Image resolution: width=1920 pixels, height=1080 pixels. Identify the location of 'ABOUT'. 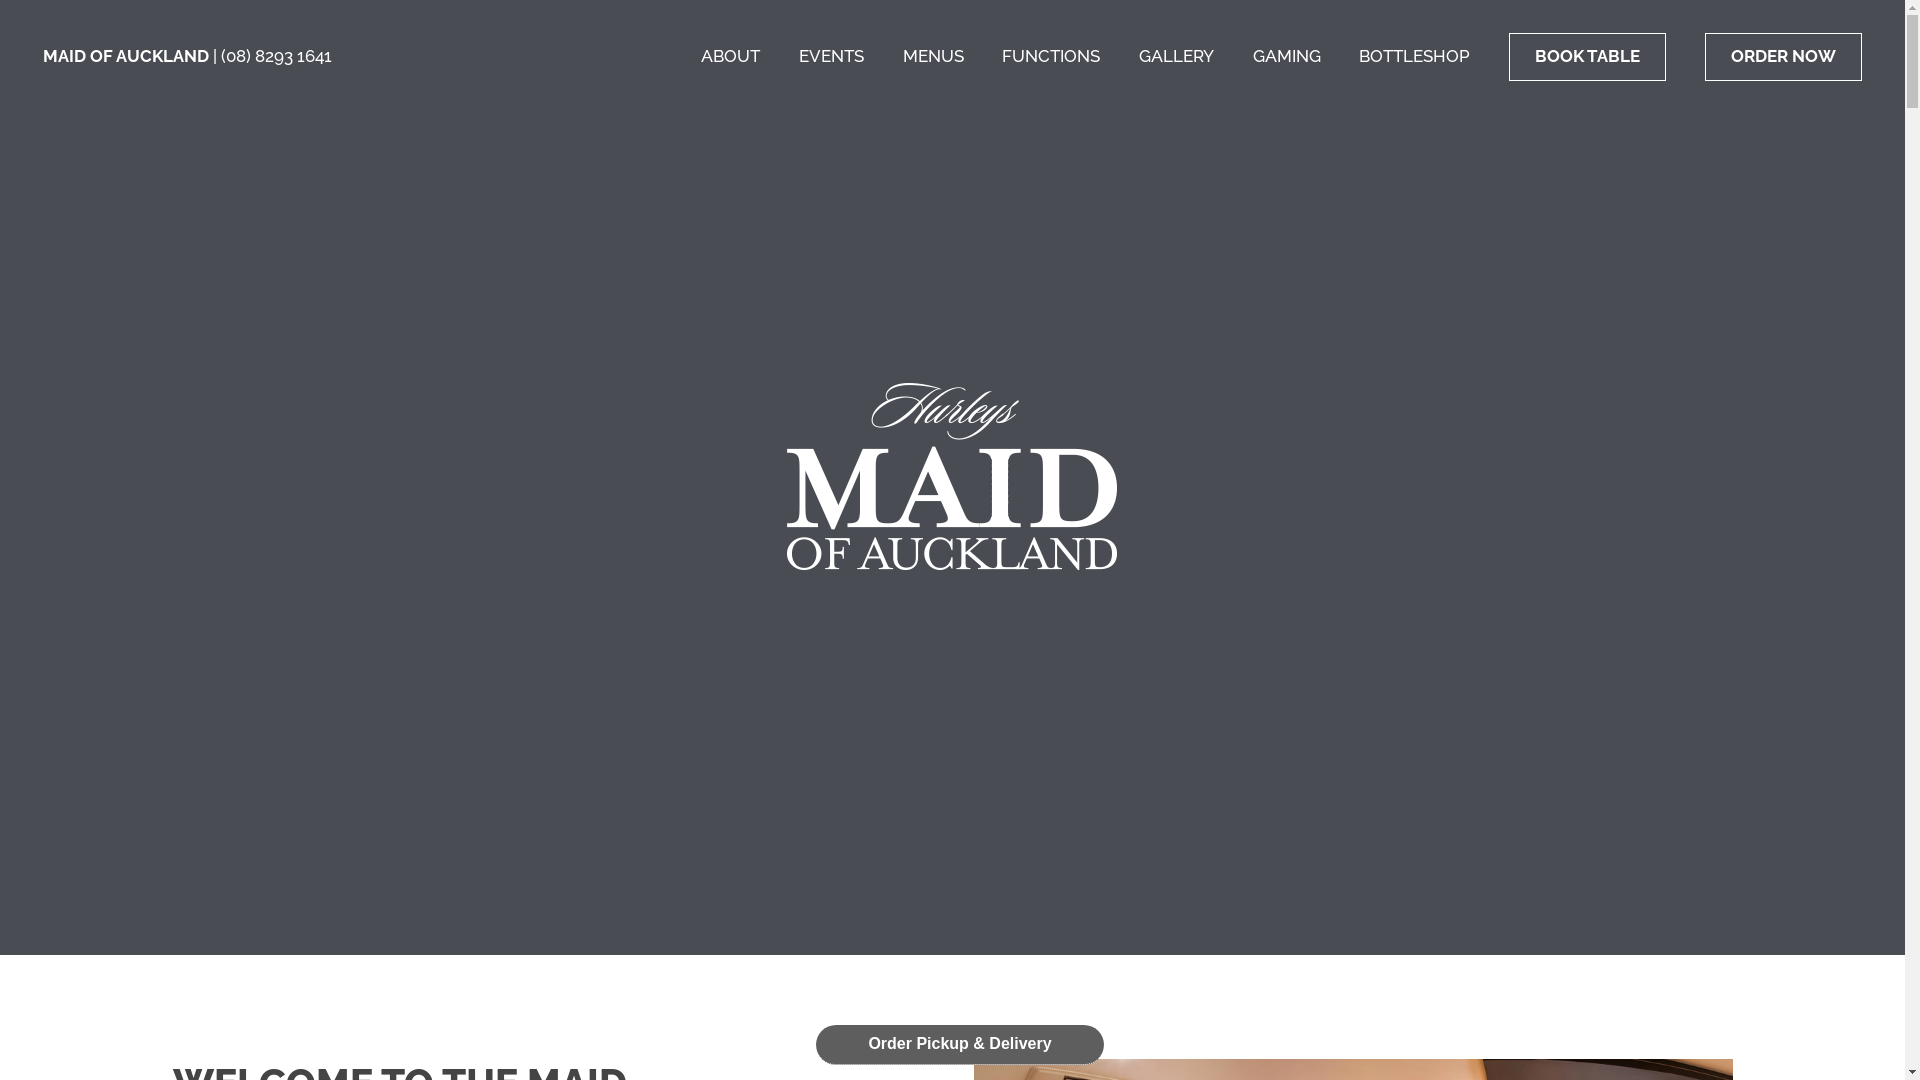
(729, 55).